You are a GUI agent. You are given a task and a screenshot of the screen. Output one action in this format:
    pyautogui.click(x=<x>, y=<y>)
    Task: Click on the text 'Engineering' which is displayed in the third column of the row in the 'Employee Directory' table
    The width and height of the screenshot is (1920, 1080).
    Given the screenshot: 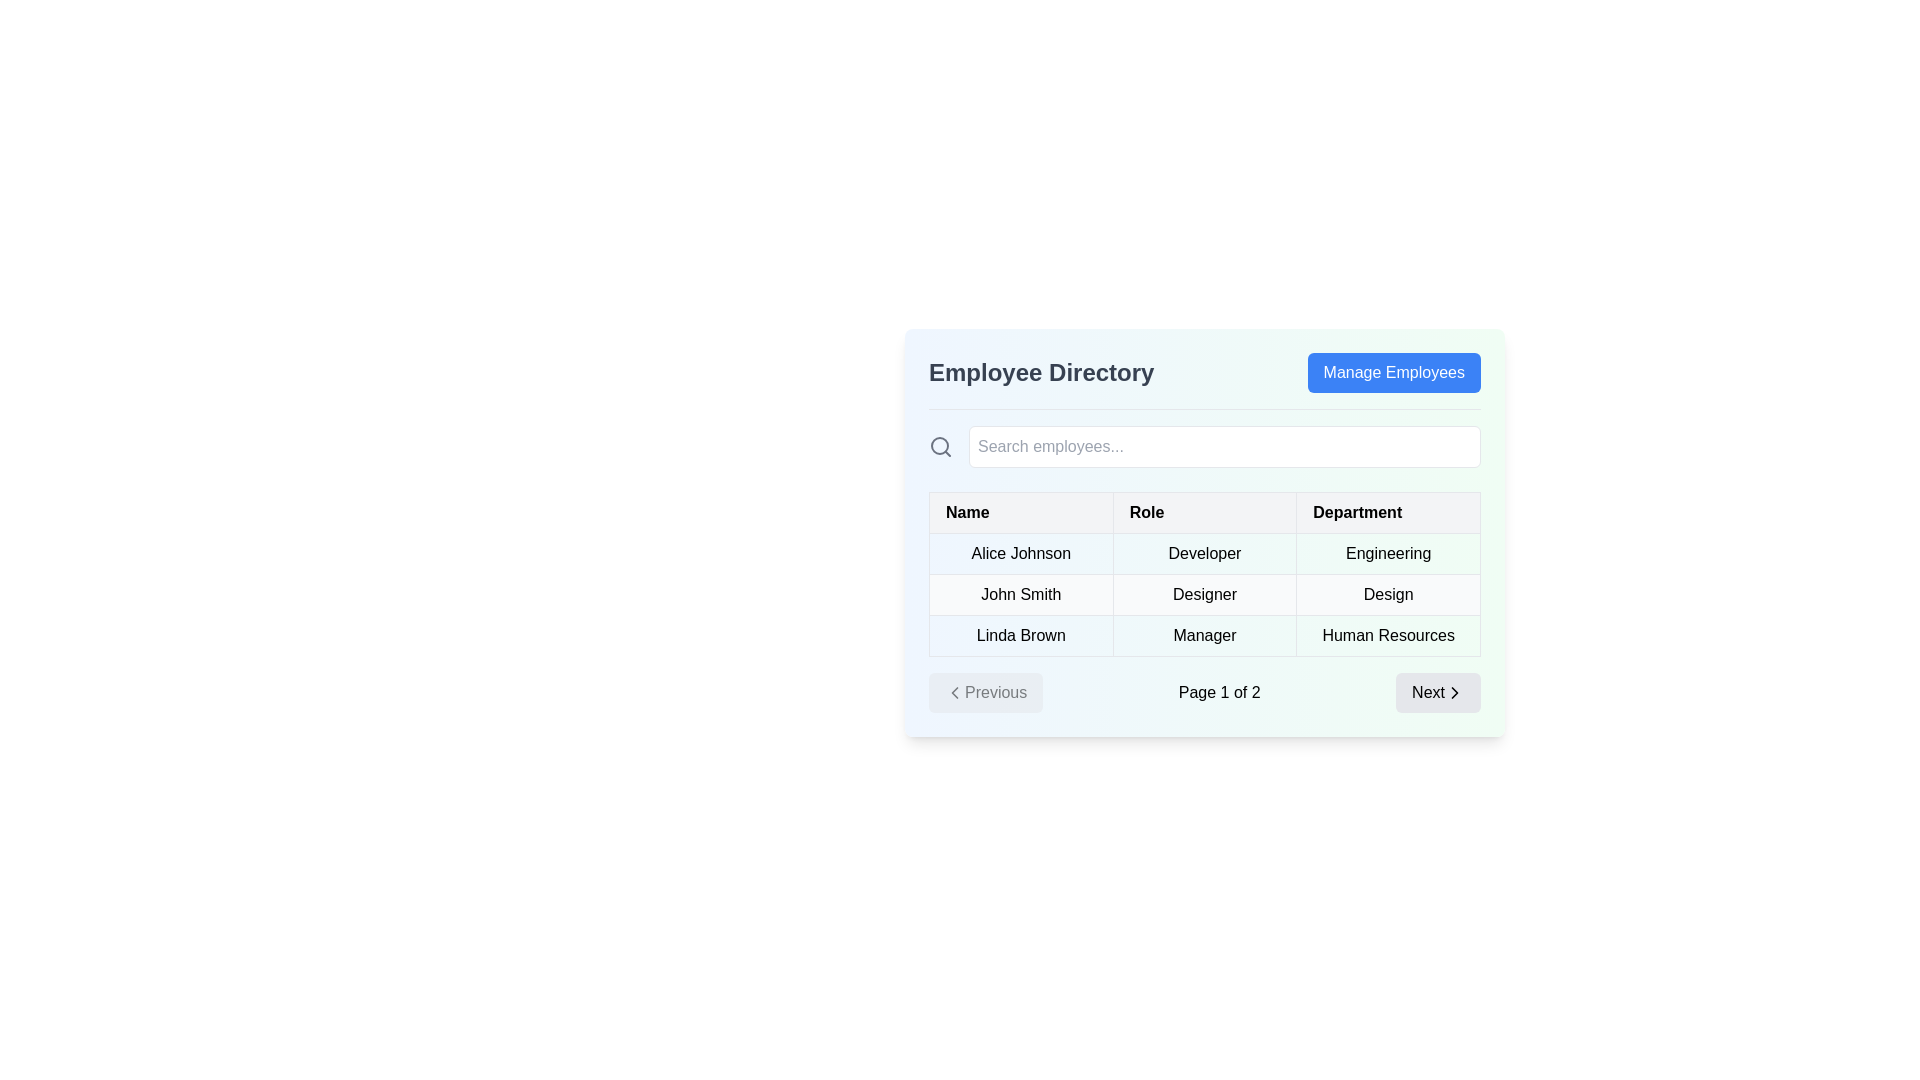 What is the action you would take?
    pyautogui.click(x=1387, y=554)
    